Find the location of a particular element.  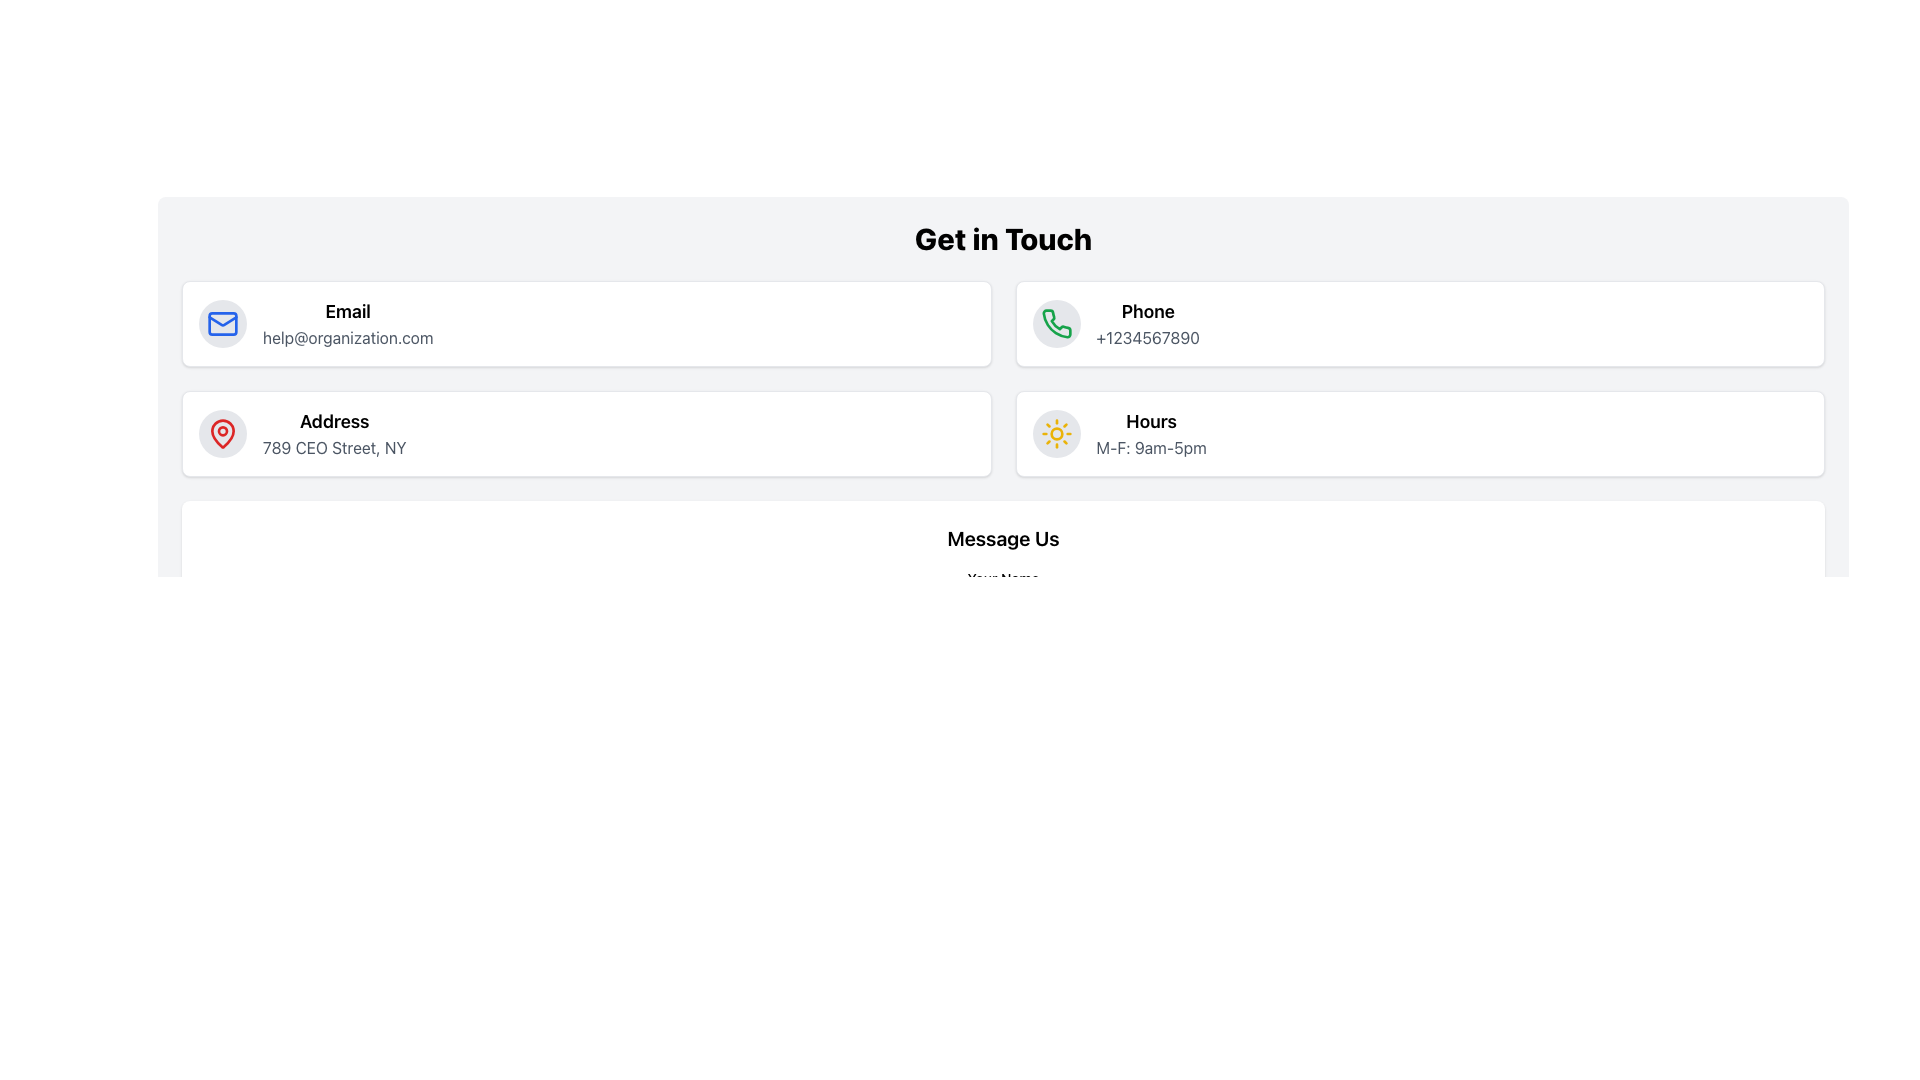

the Text Label that serves as a heading for the address information, specifically for the section detailing '789 CEO Street, NY.' is located at coordinates (334, 420).